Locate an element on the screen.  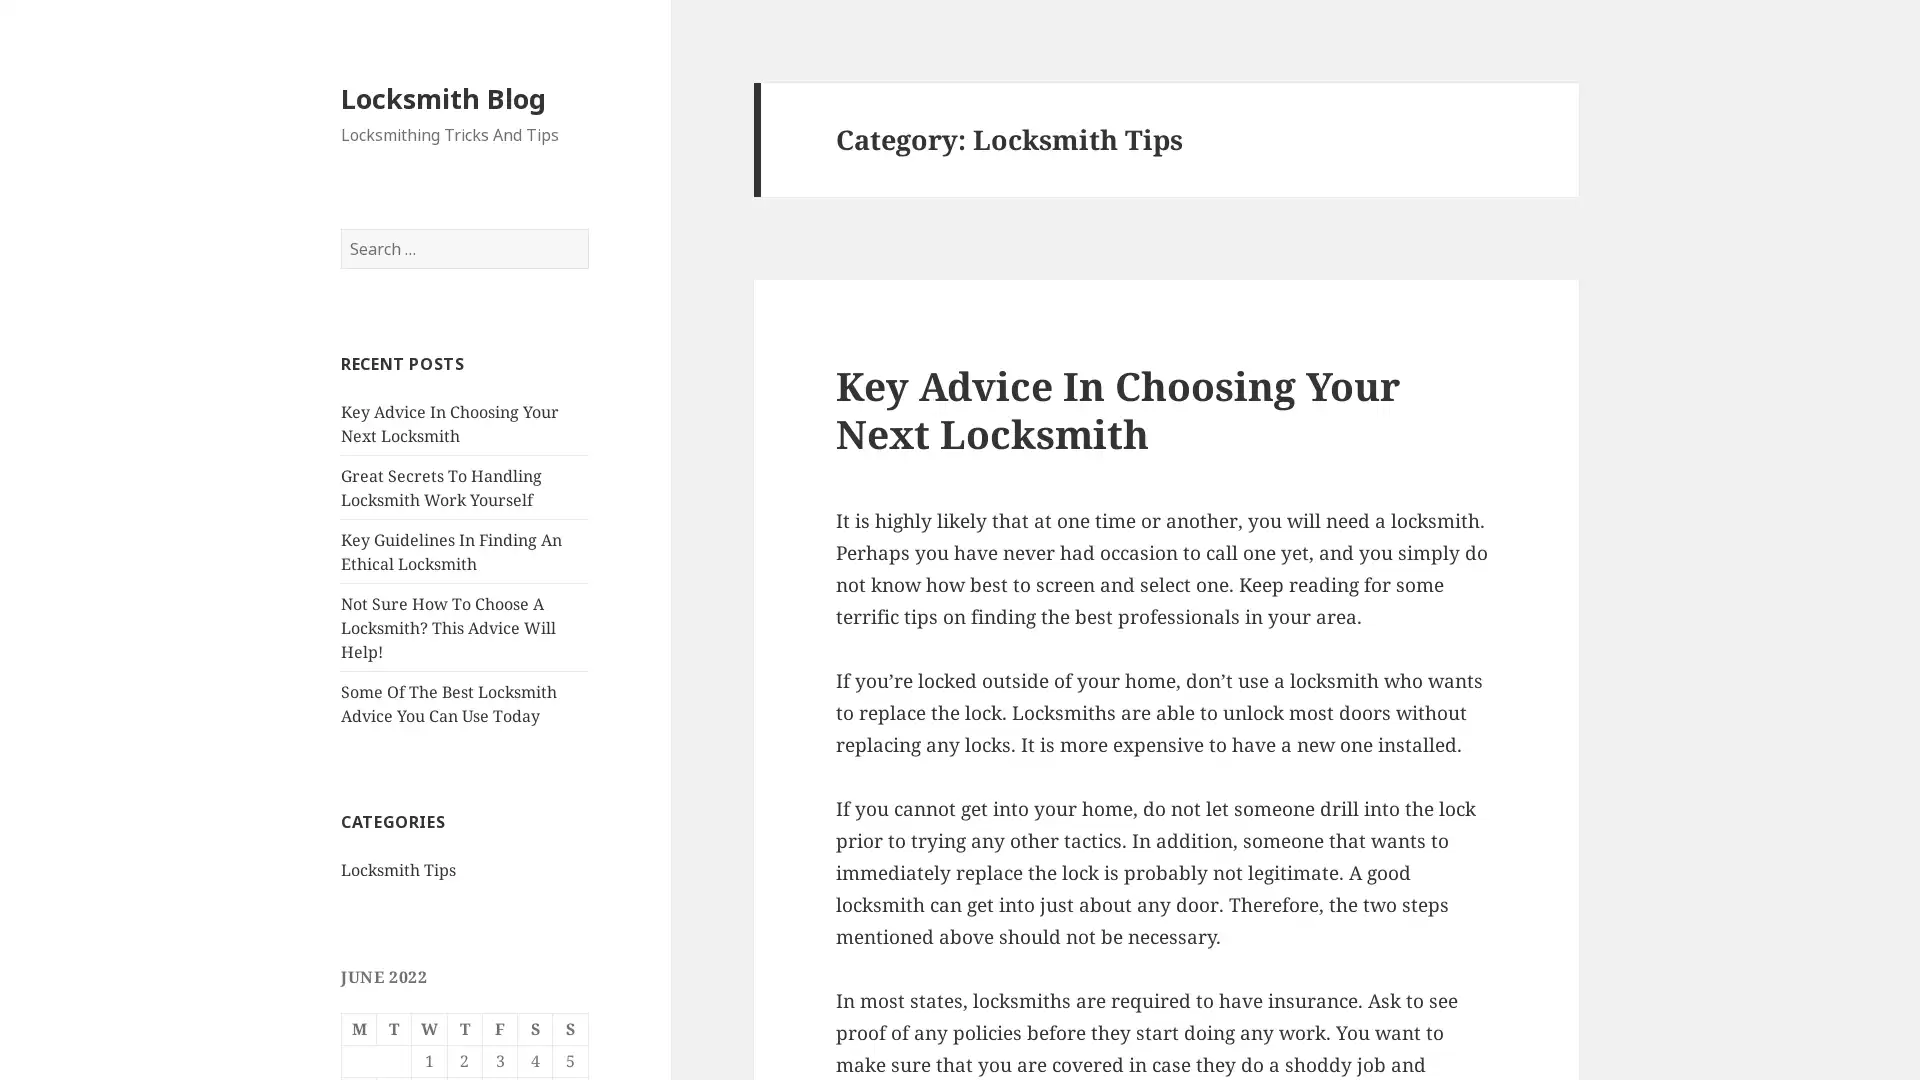
Search is located at coordinates (586, 227).